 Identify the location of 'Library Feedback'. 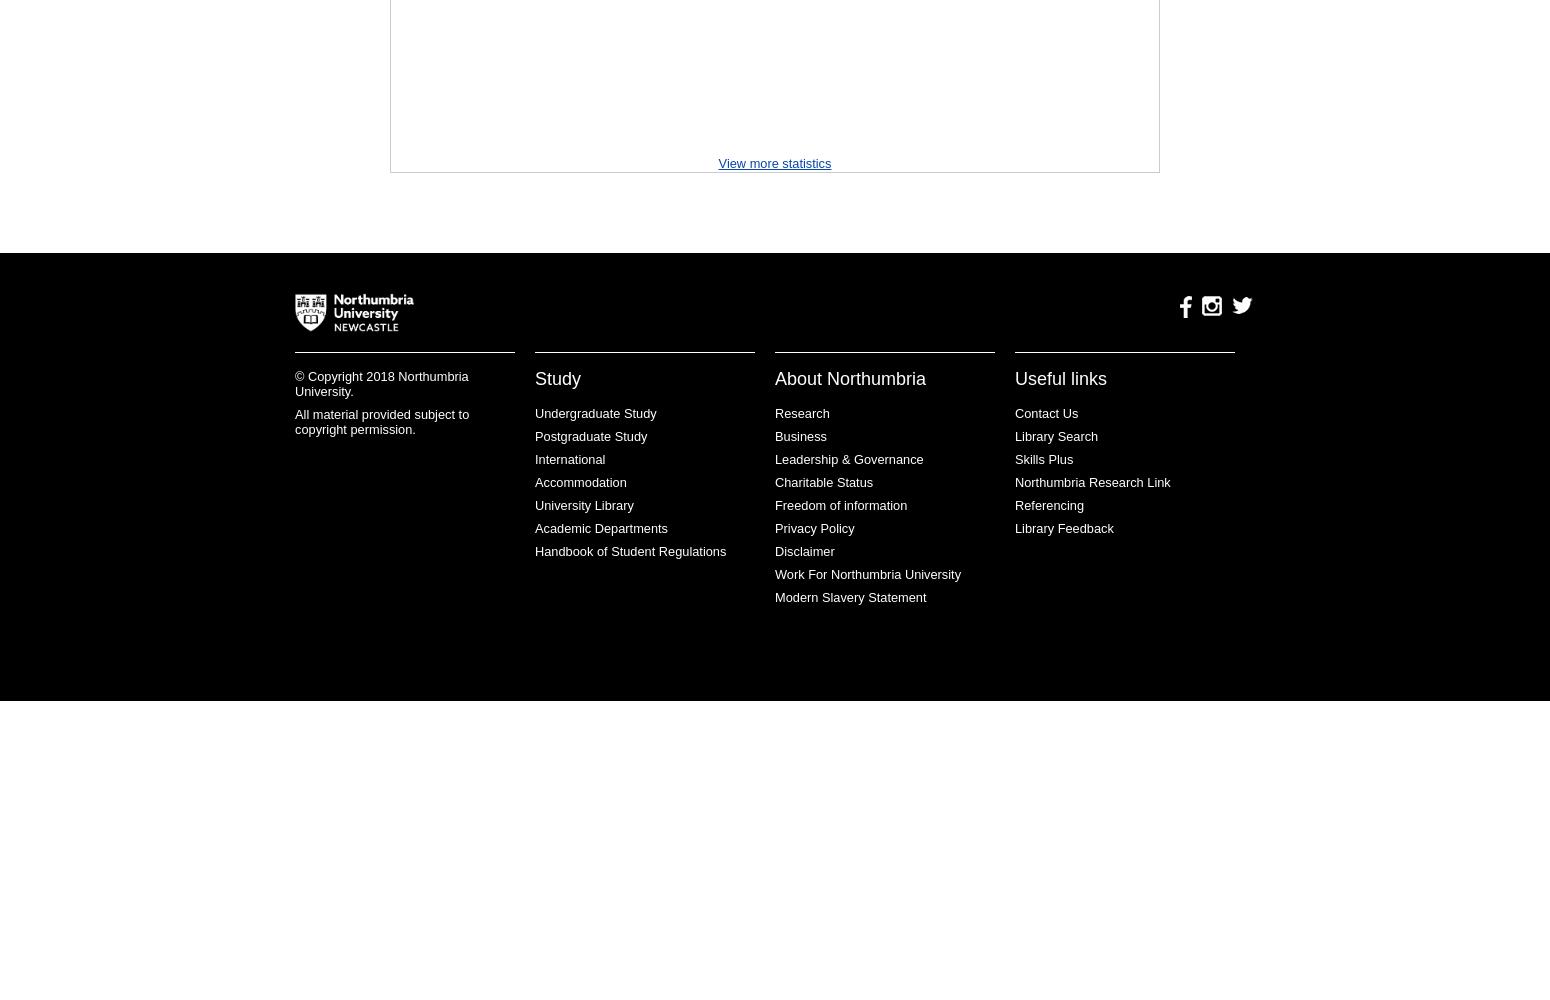
(1064, 528).